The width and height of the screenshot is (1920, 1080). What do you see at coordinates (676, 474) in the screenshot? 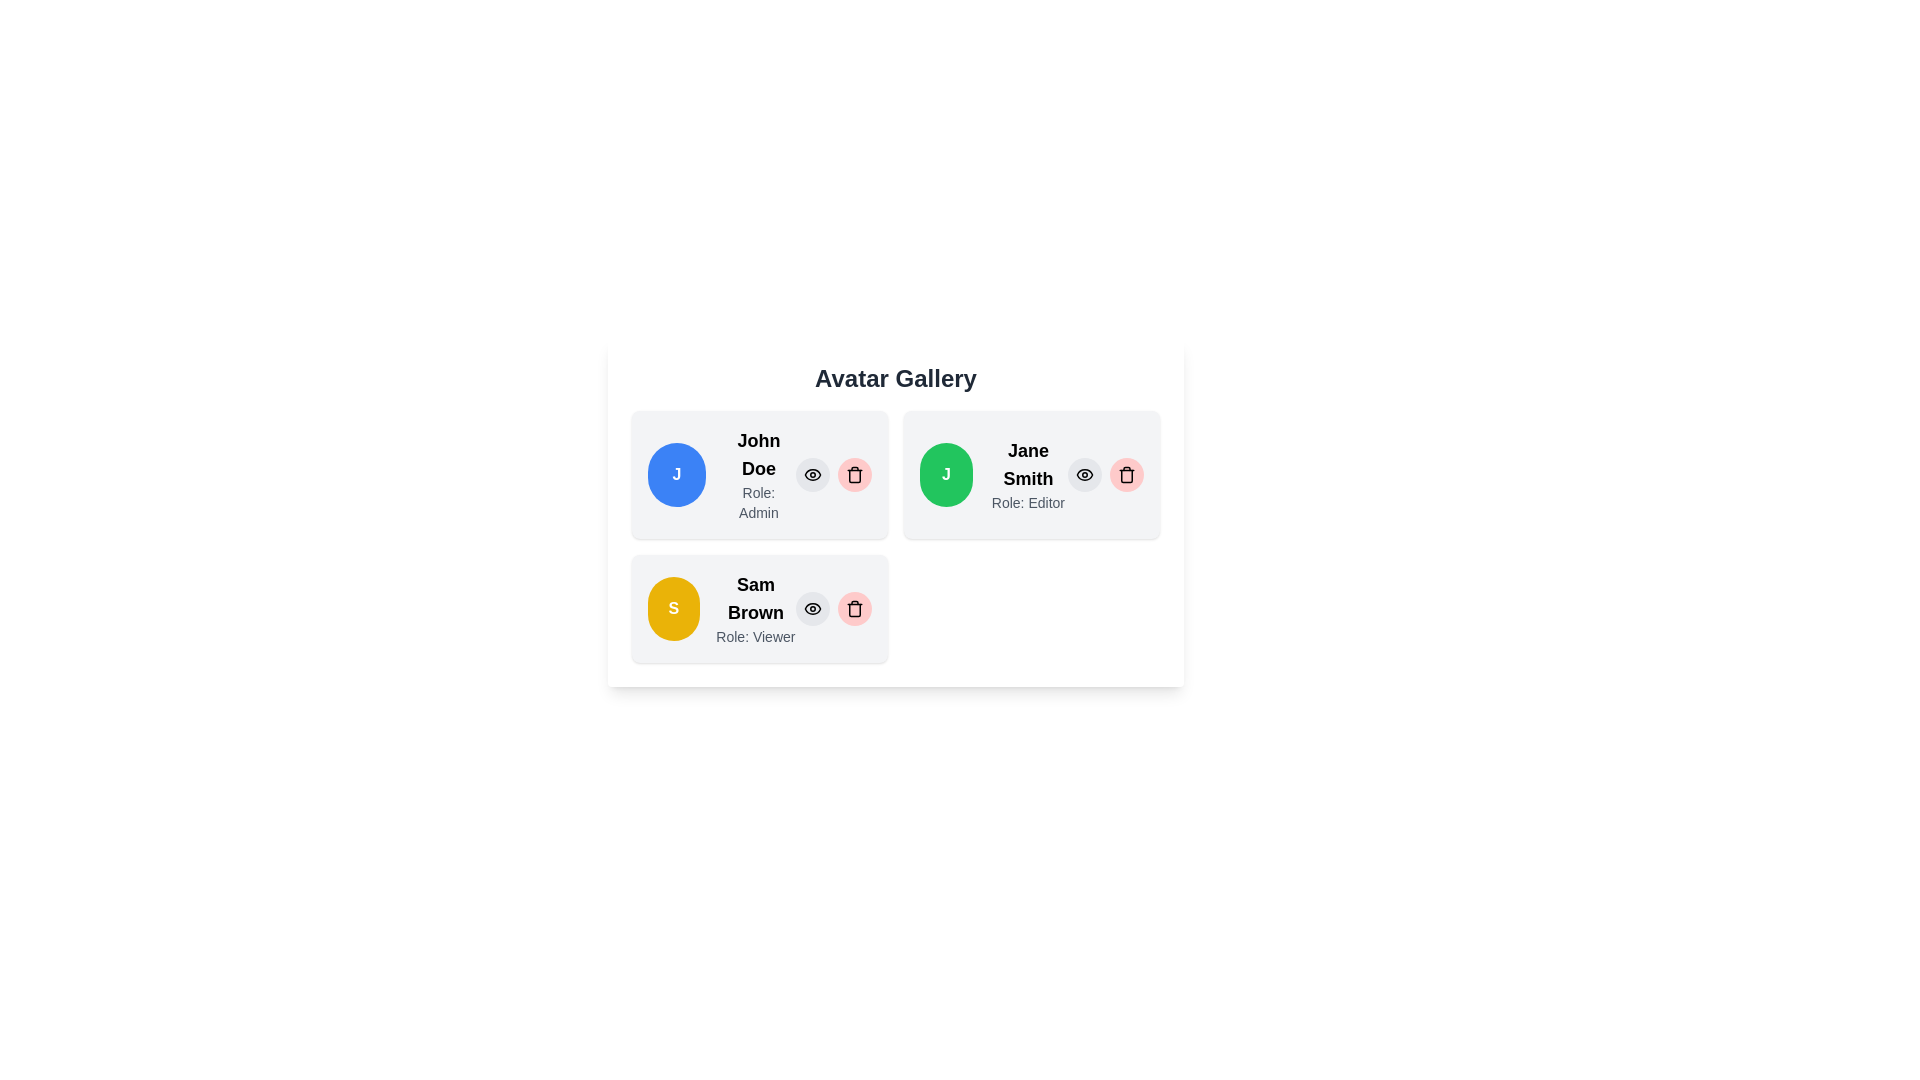
I see `the Avatar representing user 'John Doe'` at bounding box center [676, 474].